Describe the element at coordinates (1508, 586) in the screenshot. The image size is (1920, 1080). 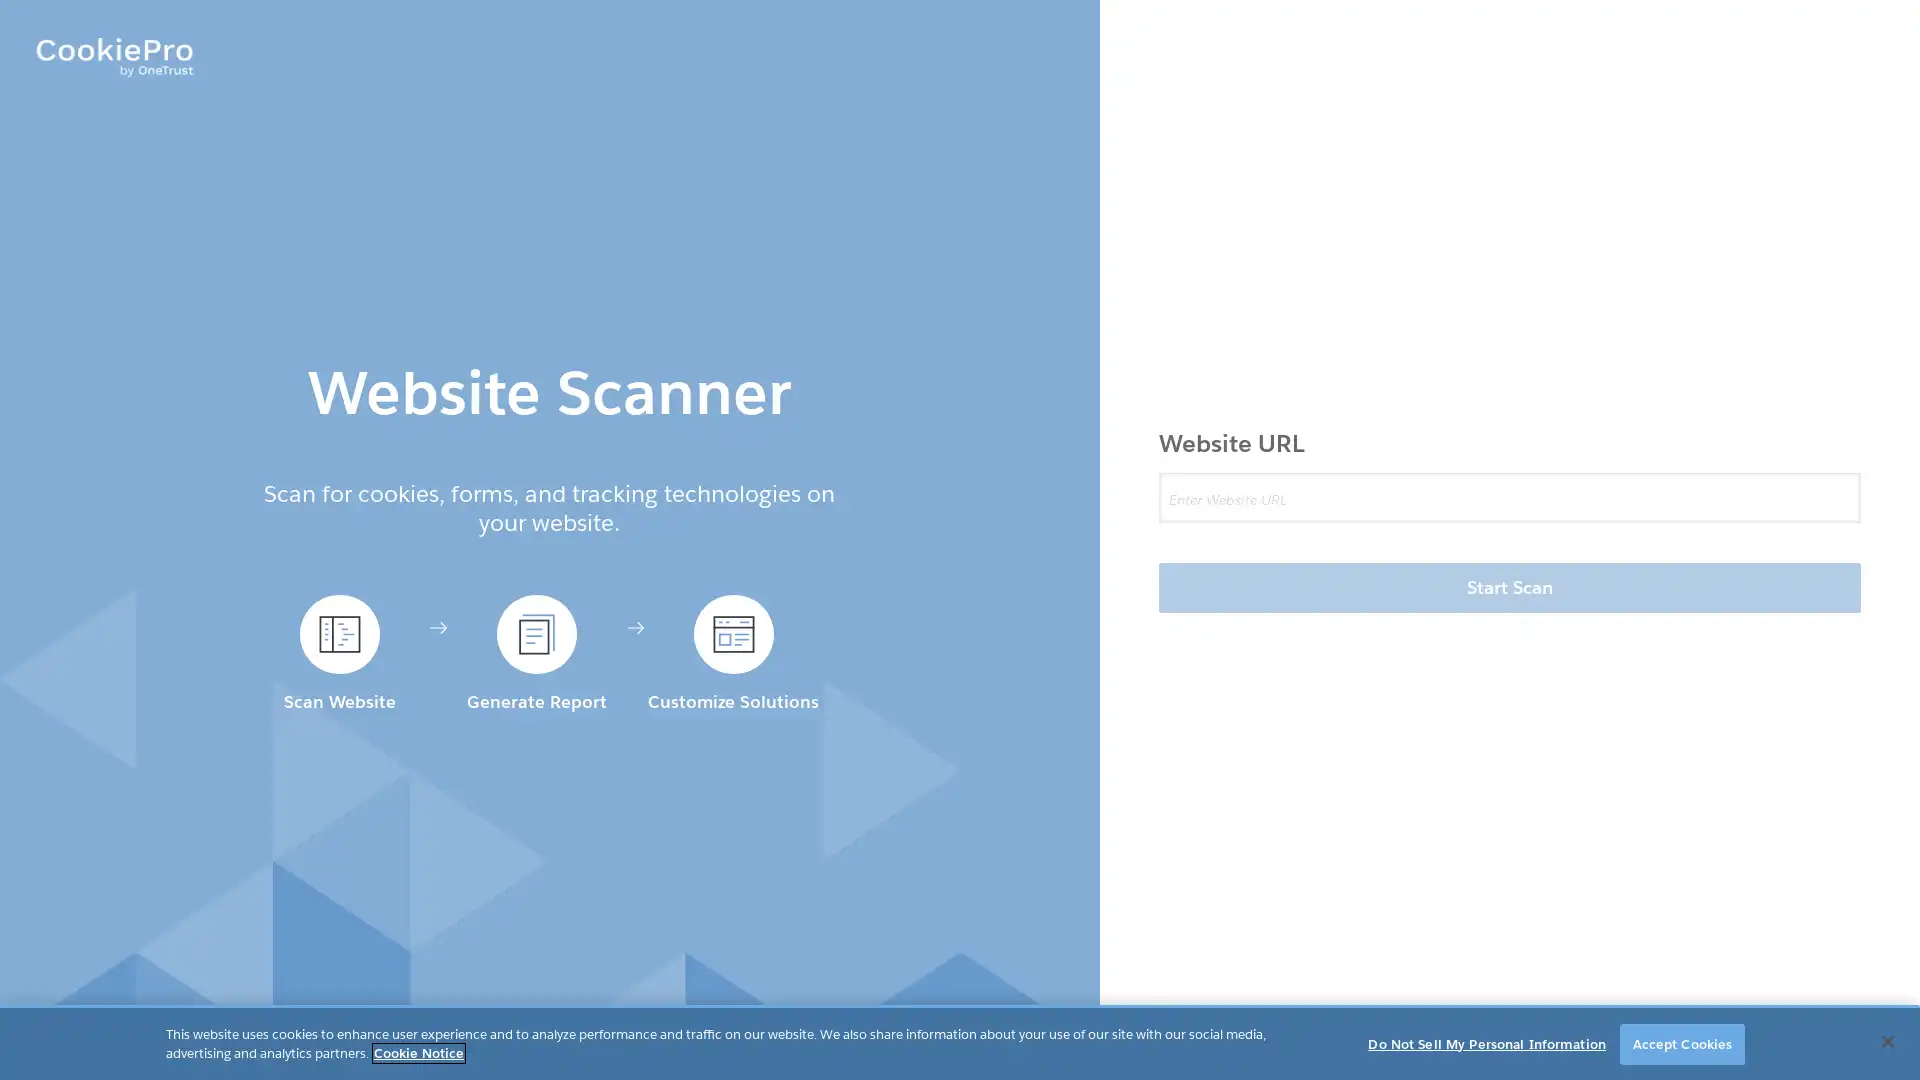
I see `Start Scan` at that location.